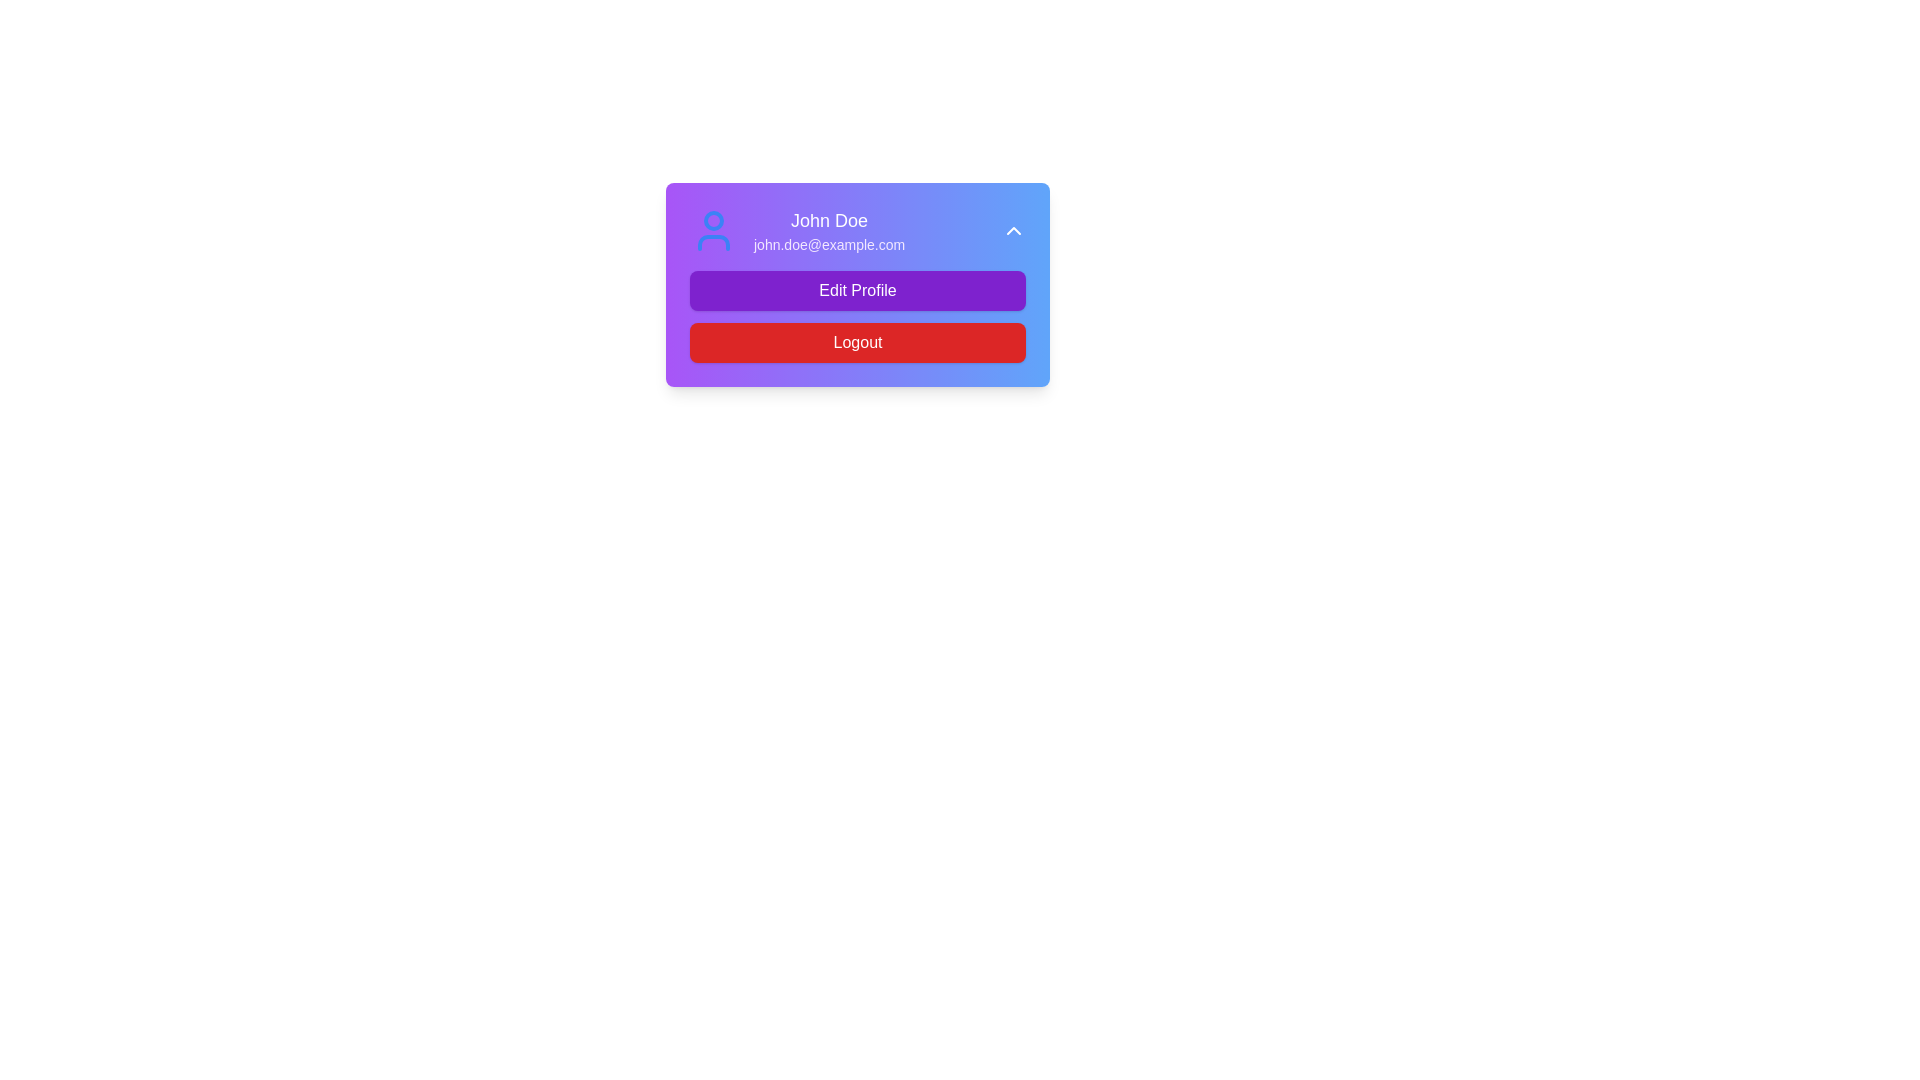 The width and height of the screenshot is (1920, 1080). I want to click on the rectangular red button with rounded corners labeled 'Logout' to observe the color change effect, so click(858, 342).